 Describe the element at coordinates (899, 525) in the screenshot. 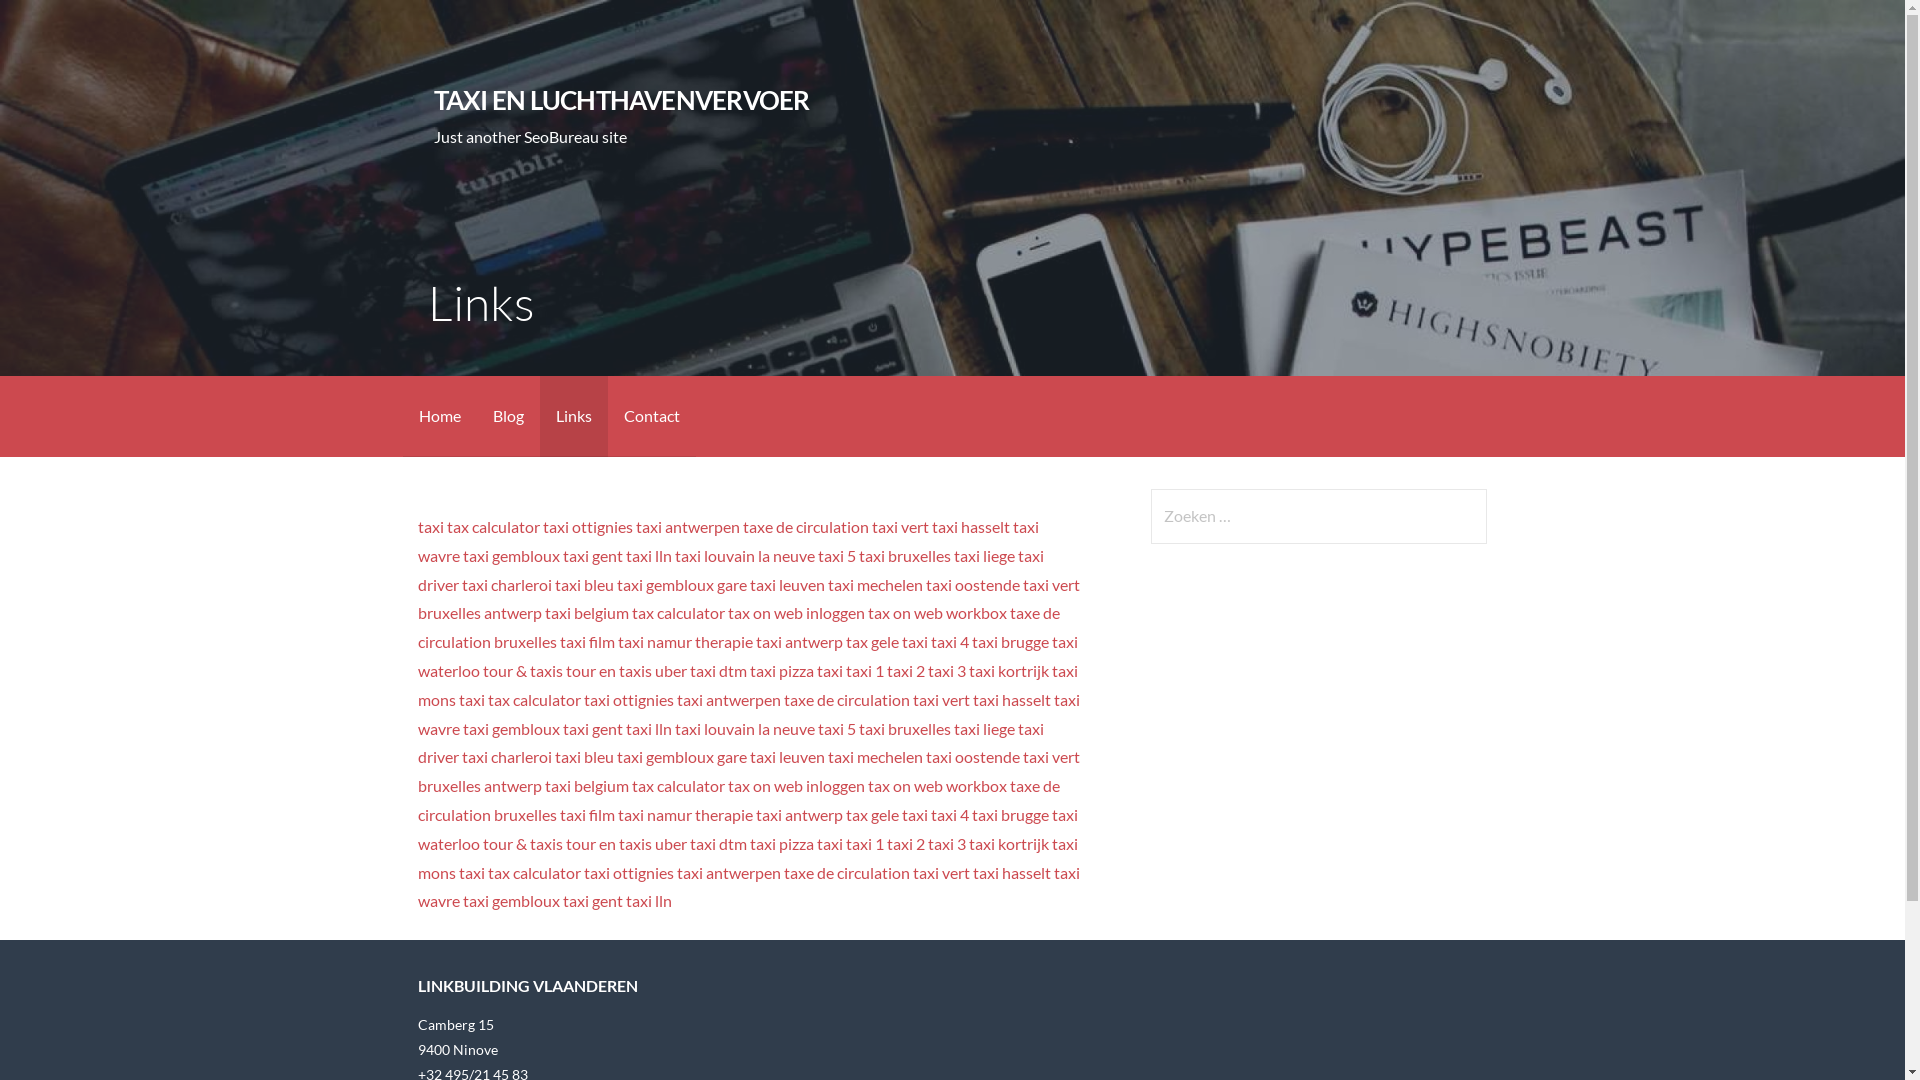

I see `'taxi vert'` at that location.